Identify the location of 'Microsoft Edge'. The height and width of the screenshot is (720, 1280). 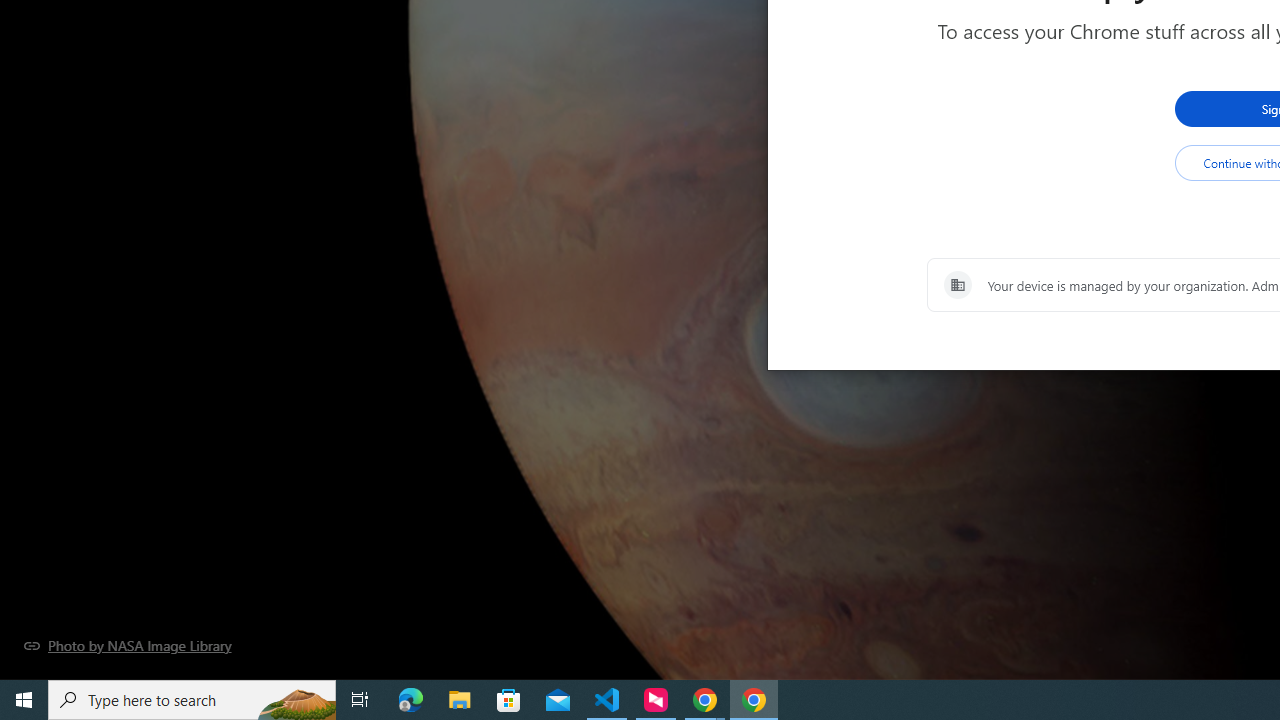
(410, 698).